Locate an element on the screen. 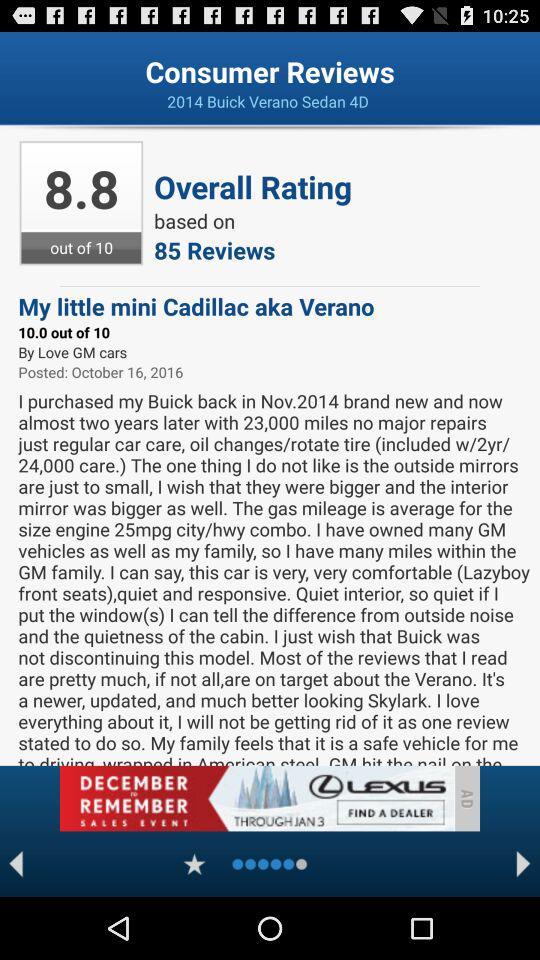 The height and width of the screenshot is (960, 540). go back is located at coordinates (15, 863).